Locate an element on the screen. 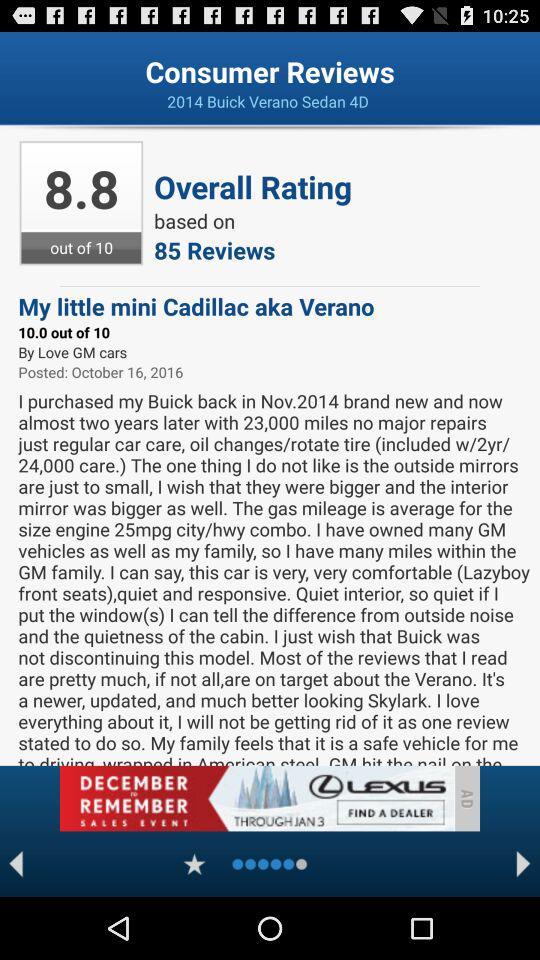 The height and width of the screenshot is (960, 540). go back is located at coordinates (15, 863).